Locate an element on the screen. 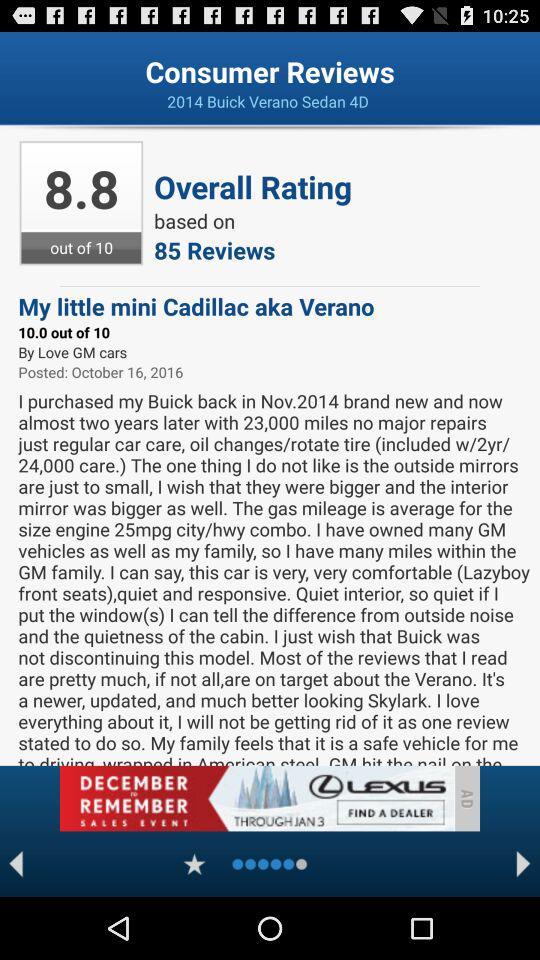 The height and width of the screenshot is (960, 540). go back is located at coordinates (15, 863).